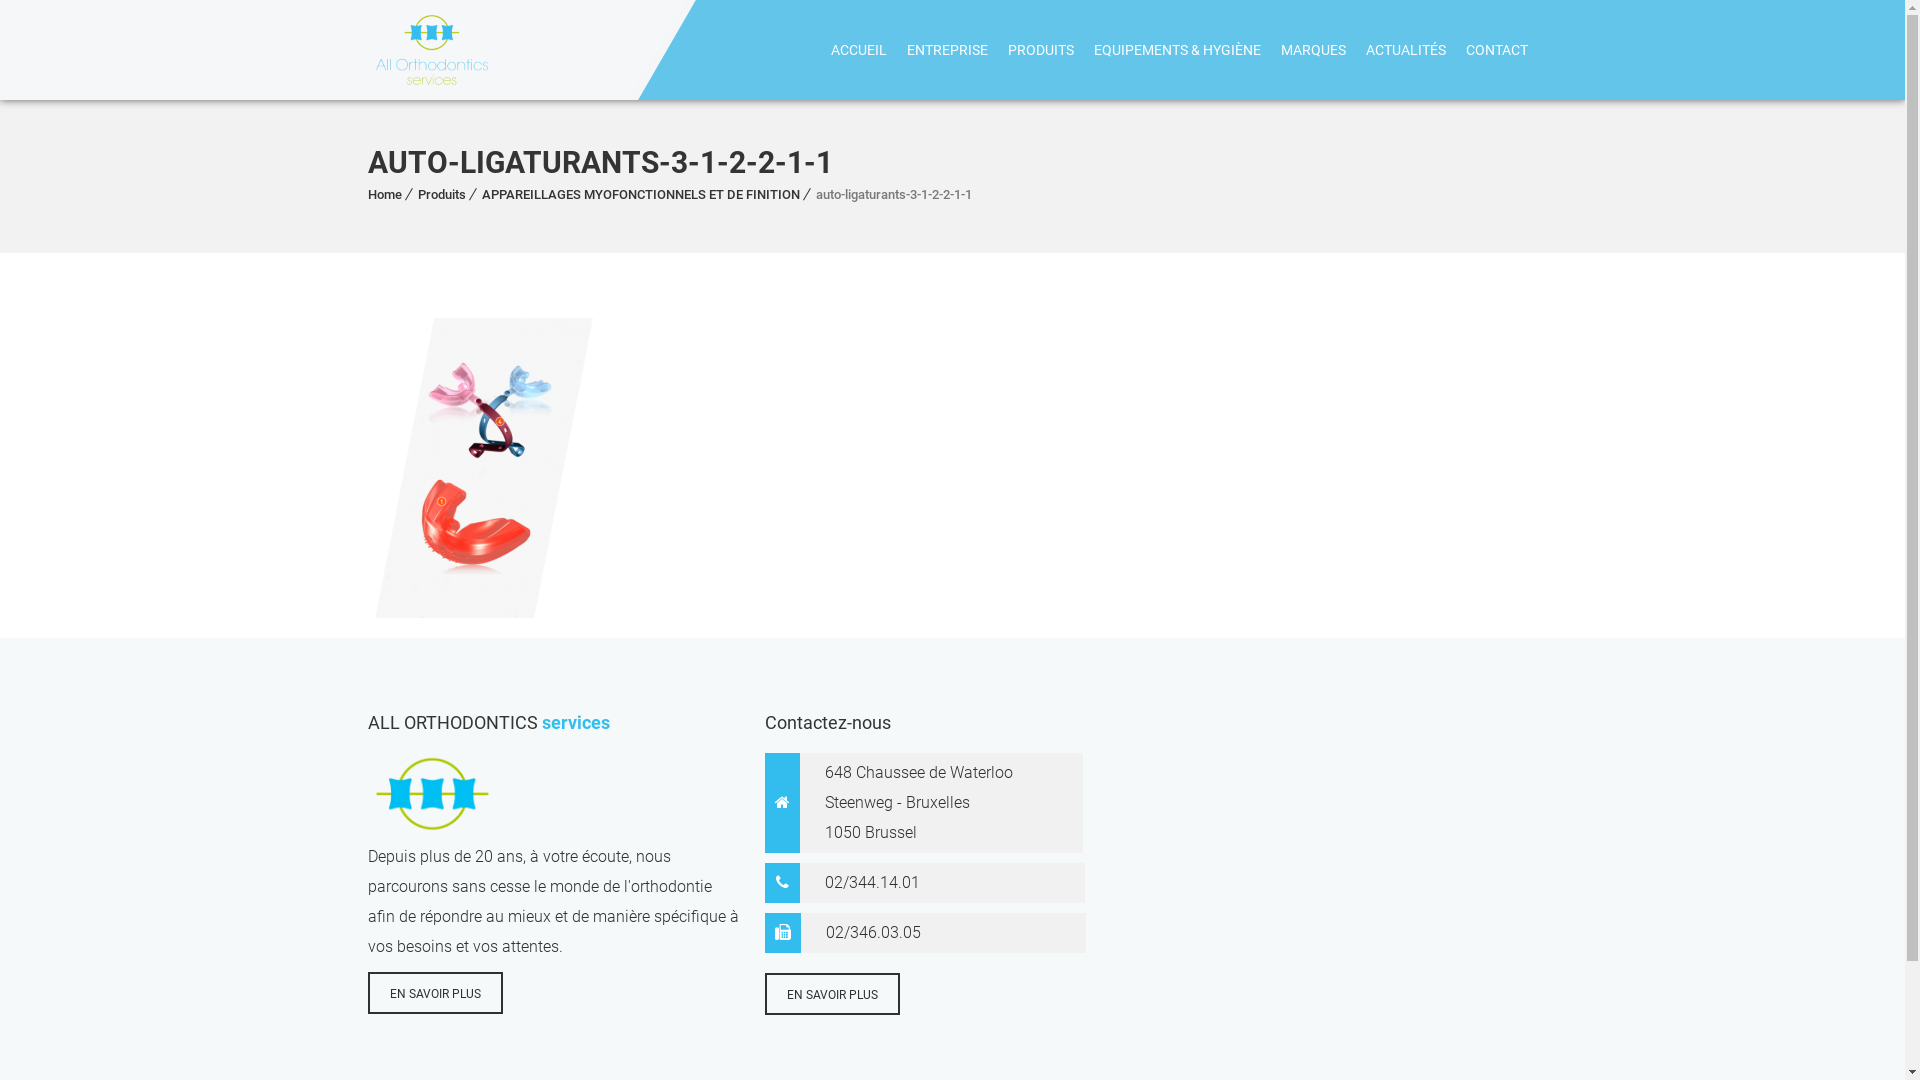 The image size is (1920, 1080). What do you see at coordinates (431, 49) in the screenshot?
I see `'All Ortho'` at bounding box center [431, 49].